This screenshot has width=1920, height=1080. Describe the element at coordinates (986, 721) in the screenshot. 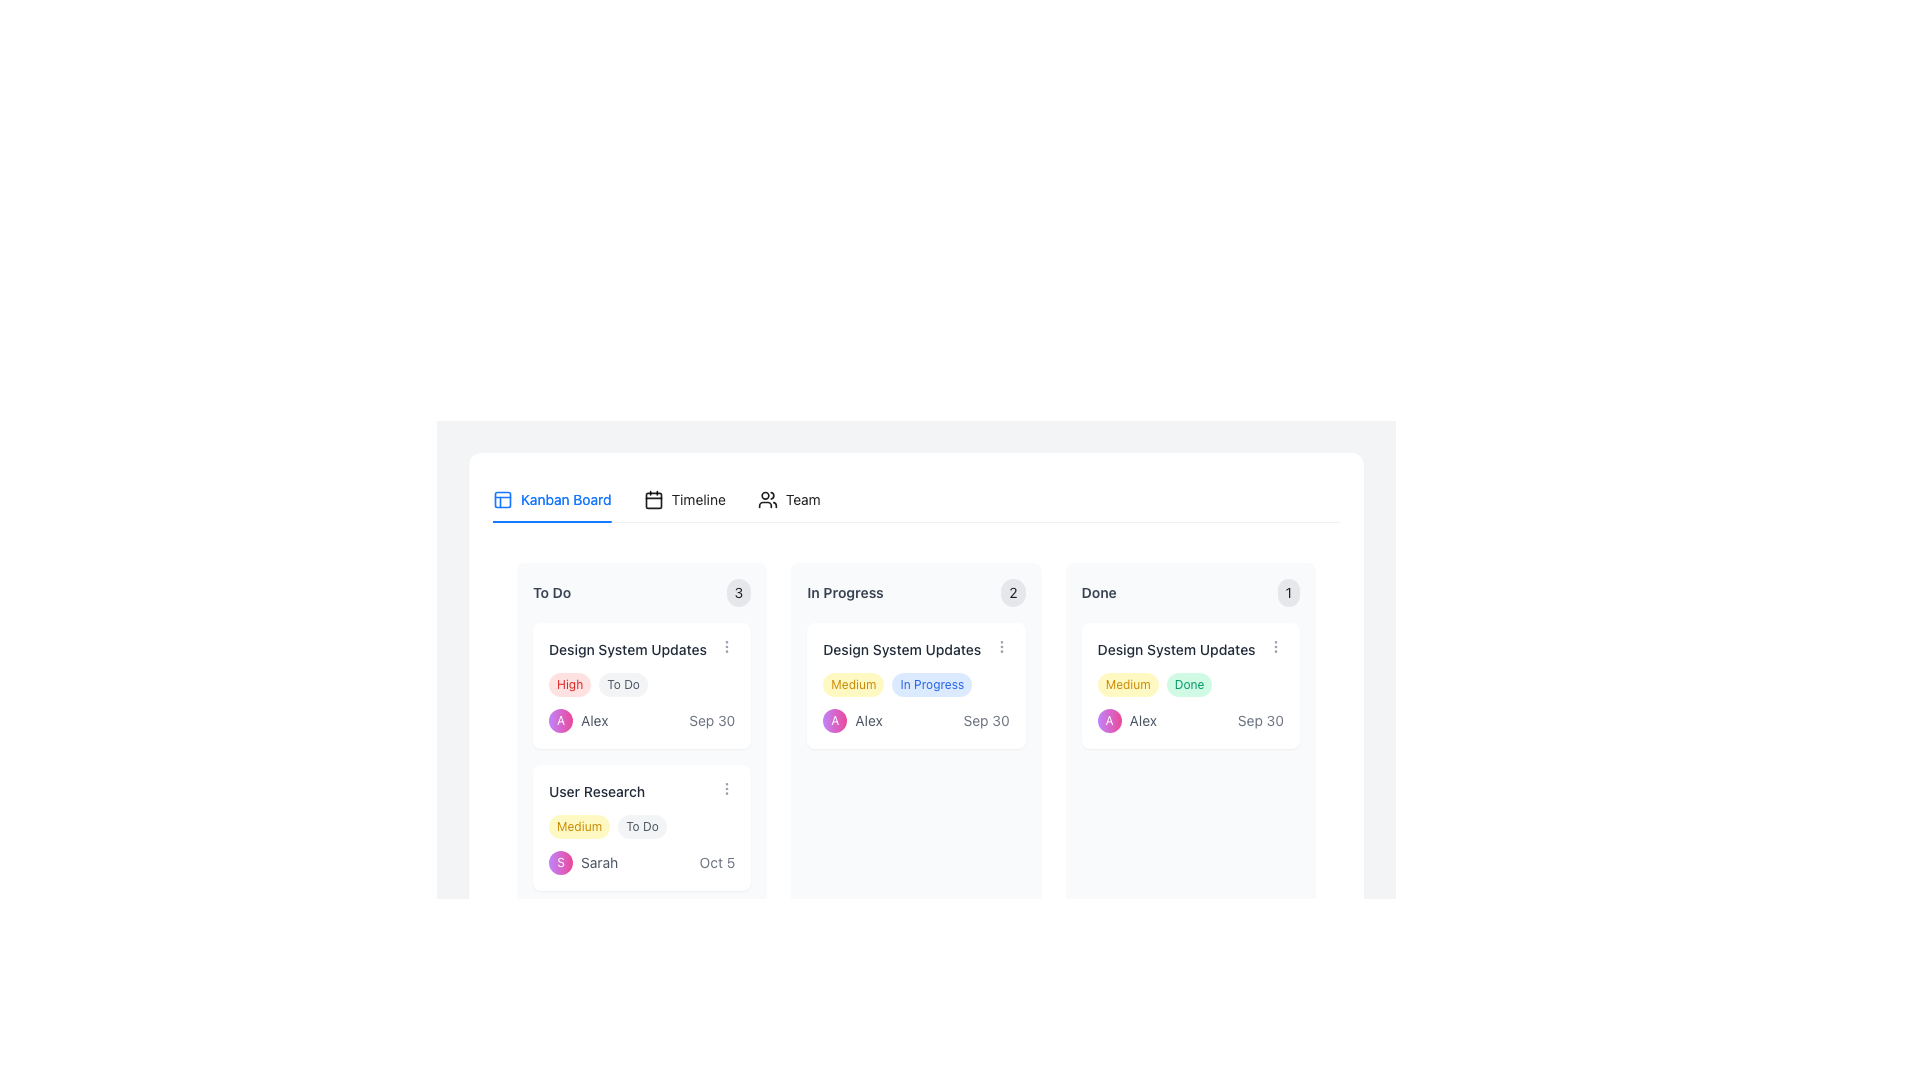

I see `the text label displaying 'Sep 30' located in the lower-right corner of the task card labeled 'In Progress', positioned after 'Alex'` at that location.